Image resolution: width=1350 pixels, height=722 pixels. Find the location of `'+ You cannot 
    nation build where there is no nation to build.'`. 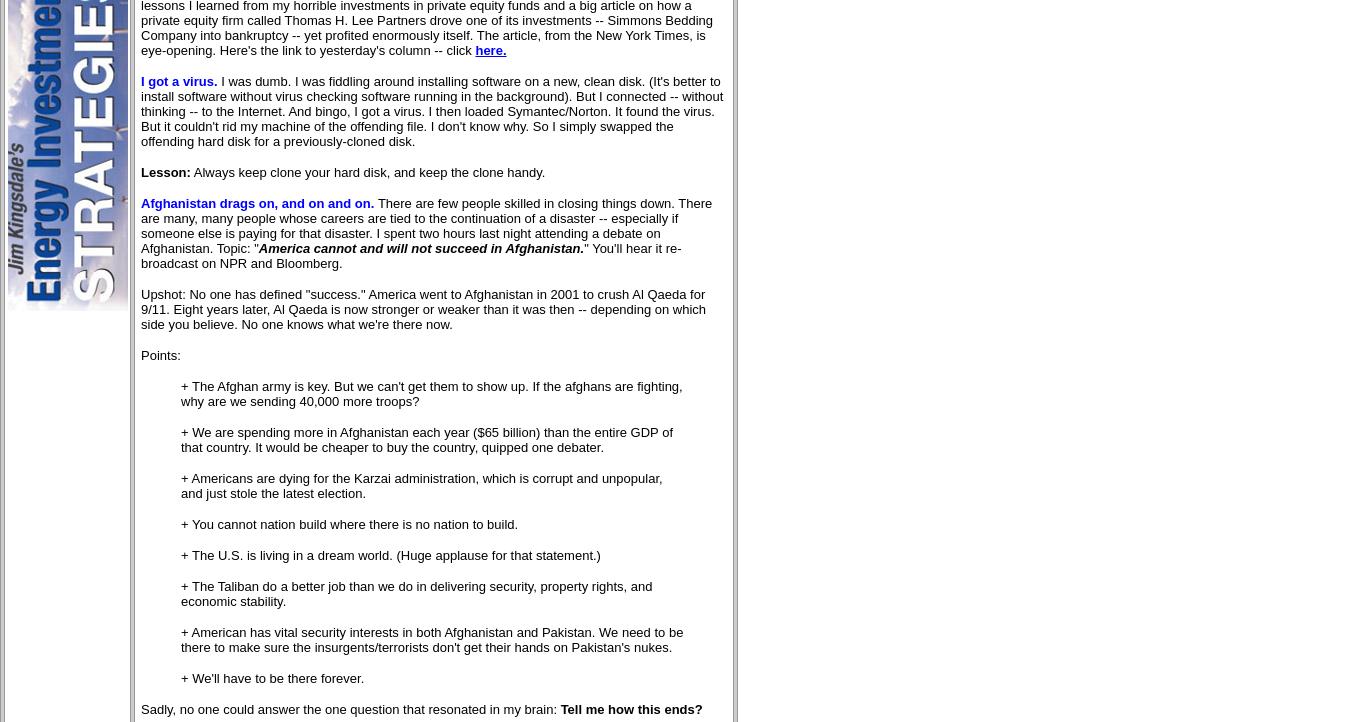

'+ You cannot 
    nation build where there is no nation to build.' is located at coordinates (349, 524).